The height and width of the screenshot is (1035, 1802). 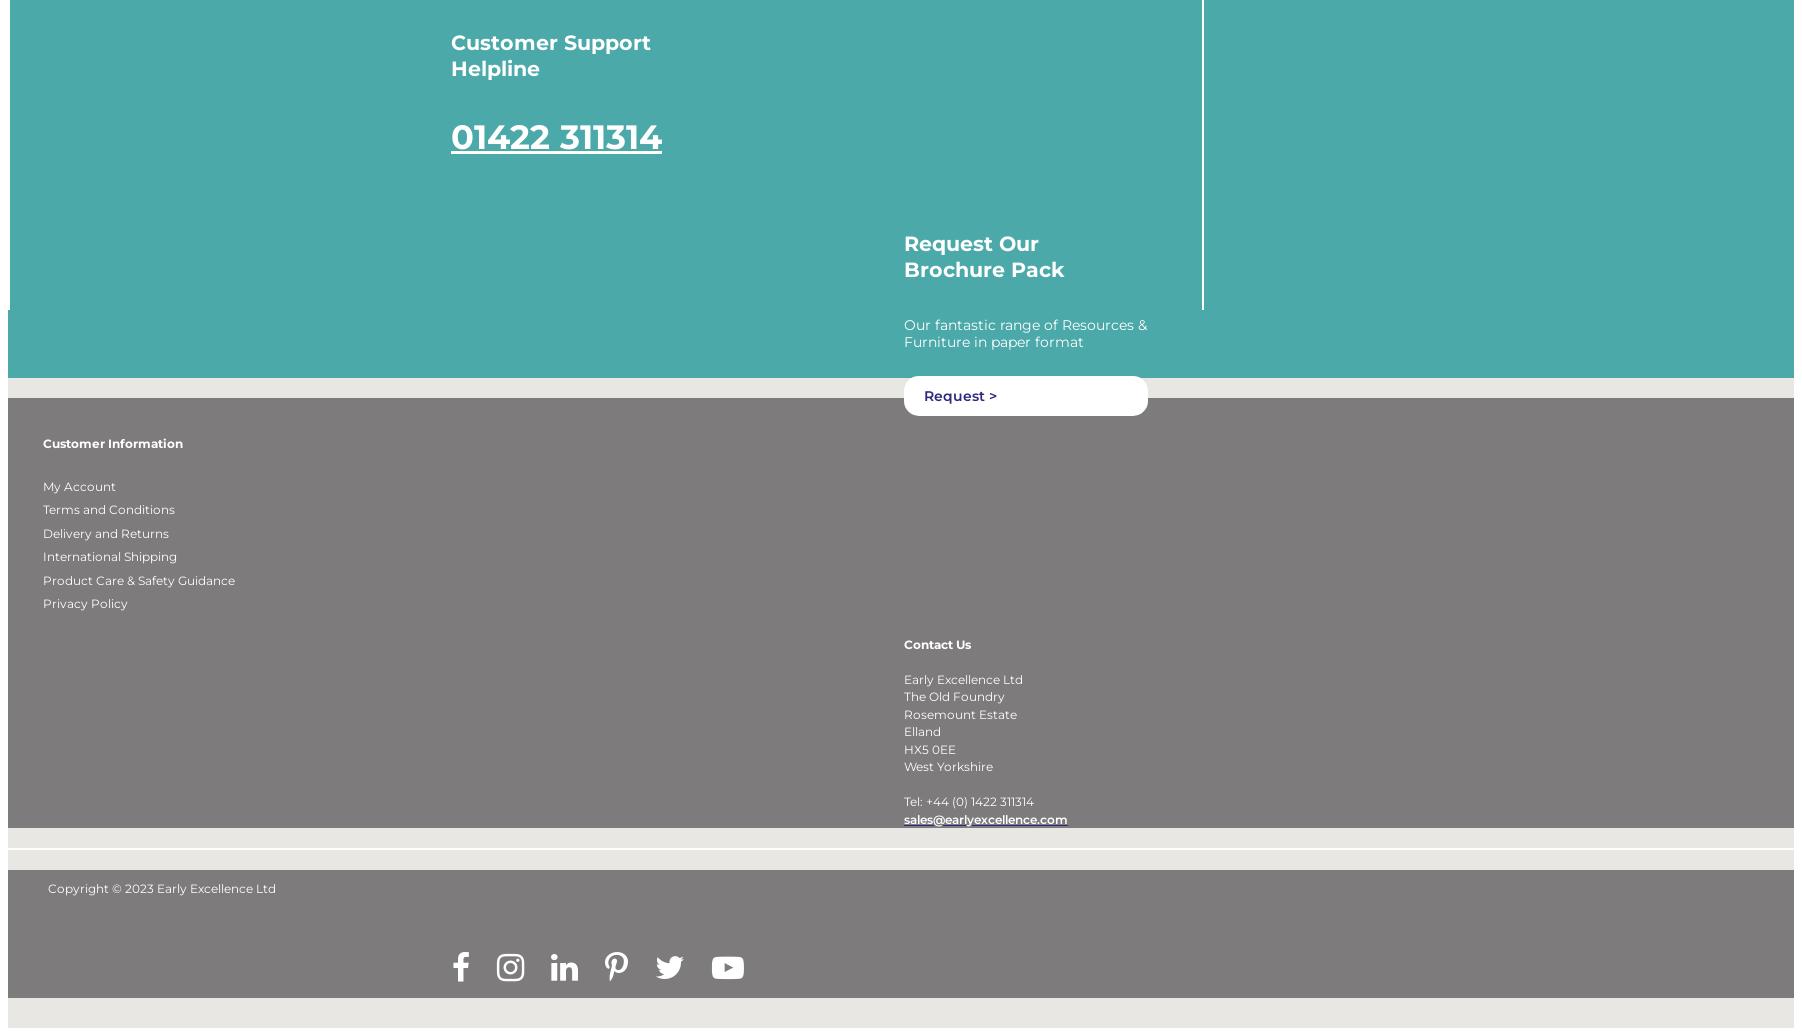 What do you see at coordinates (936, 669) in the screenshot?
I see `'Contact Us'` at bounding box center [936, 669].